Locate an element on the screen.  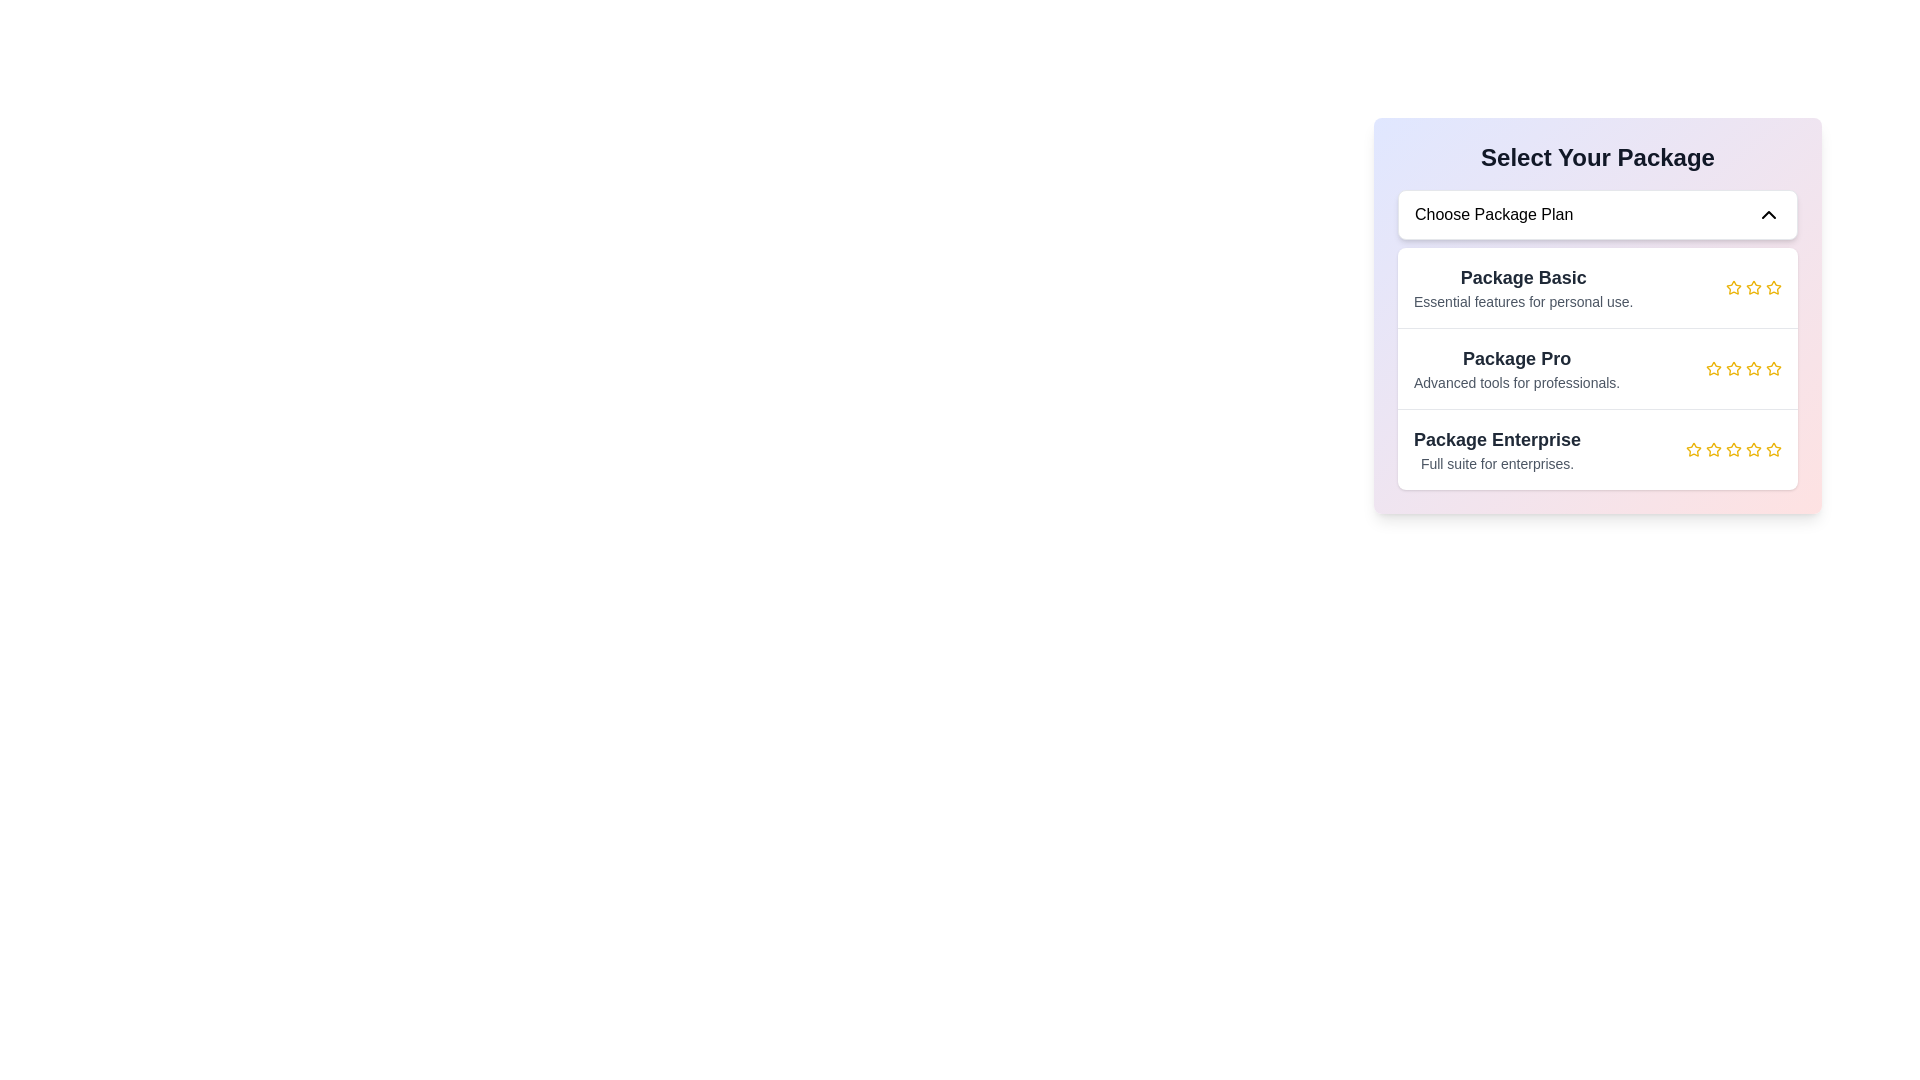
the fourth star icon in the horizontal row of five stars for 'Package Enterprise' is located at coordinates (1732, 450).